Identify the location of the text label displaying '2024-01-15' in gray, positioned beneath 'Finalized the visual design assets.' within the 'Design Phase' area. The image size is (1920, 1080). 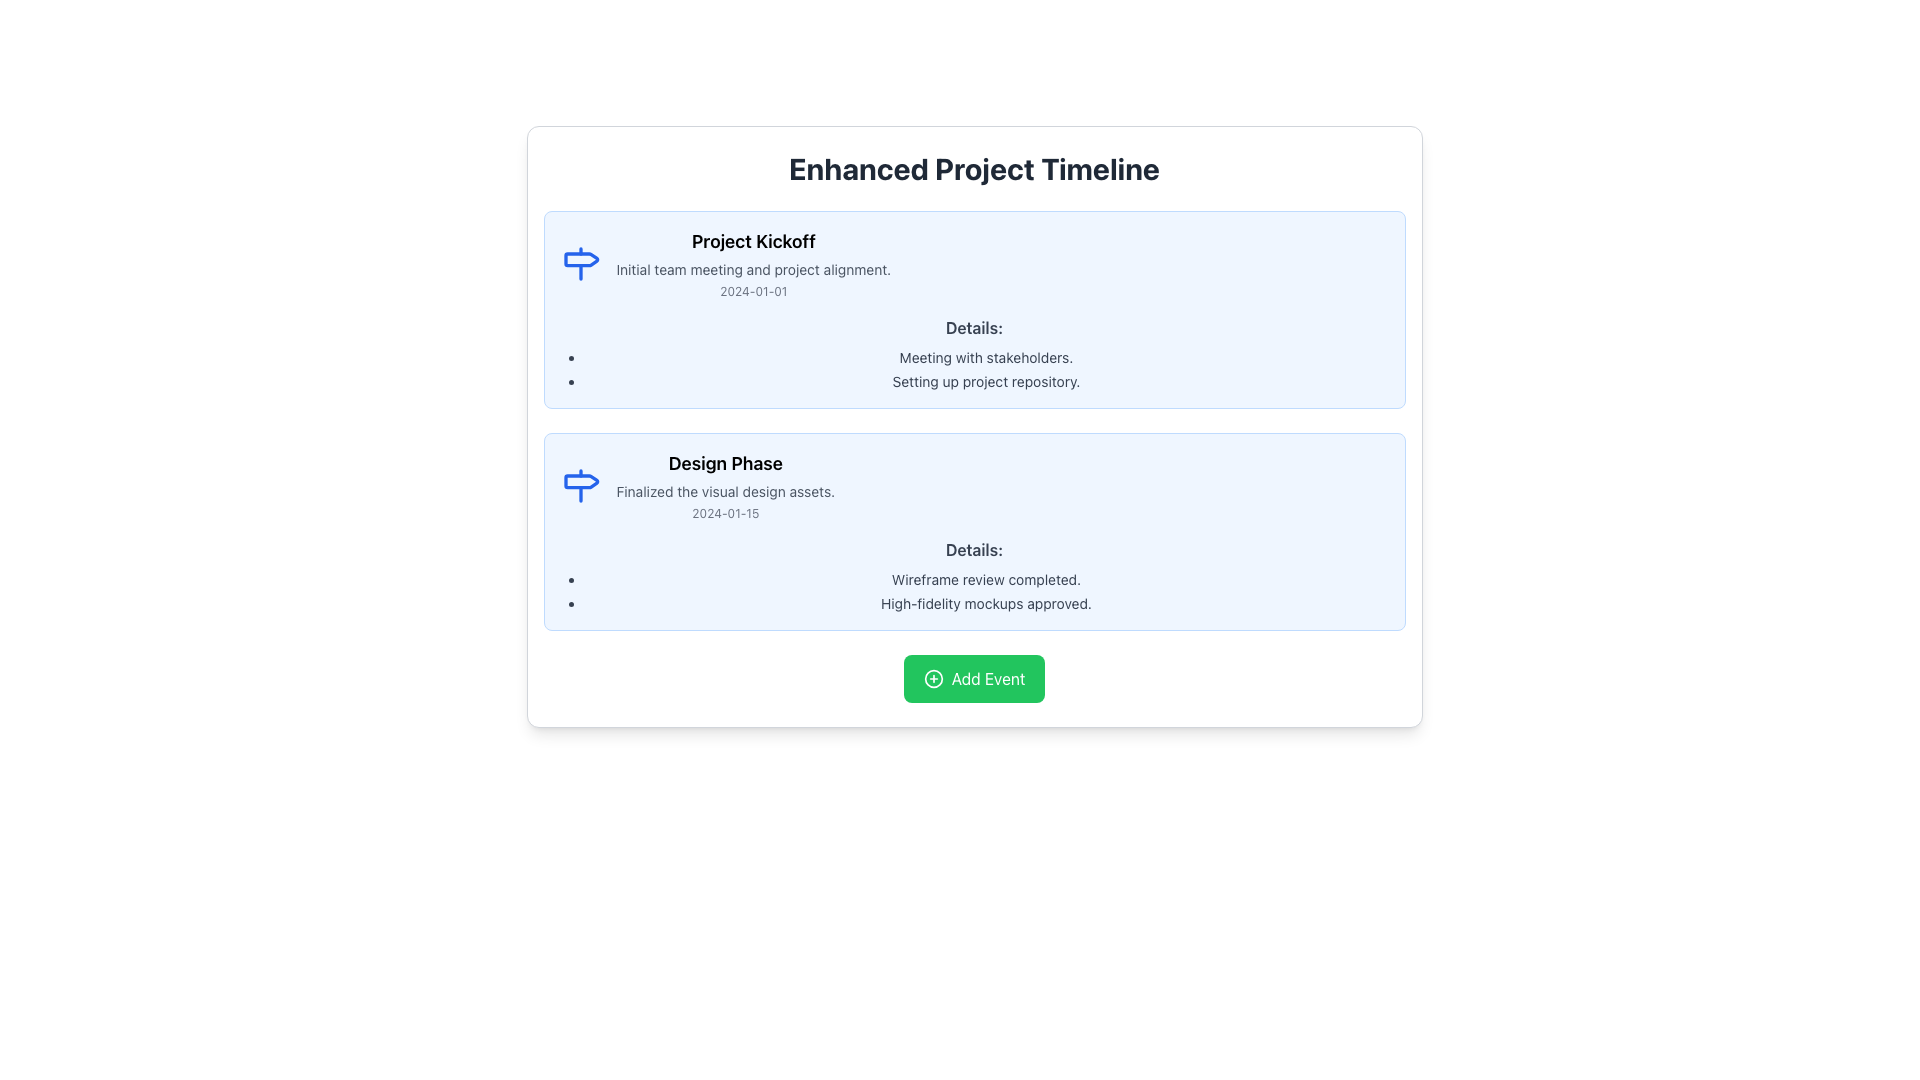
(724, 512).